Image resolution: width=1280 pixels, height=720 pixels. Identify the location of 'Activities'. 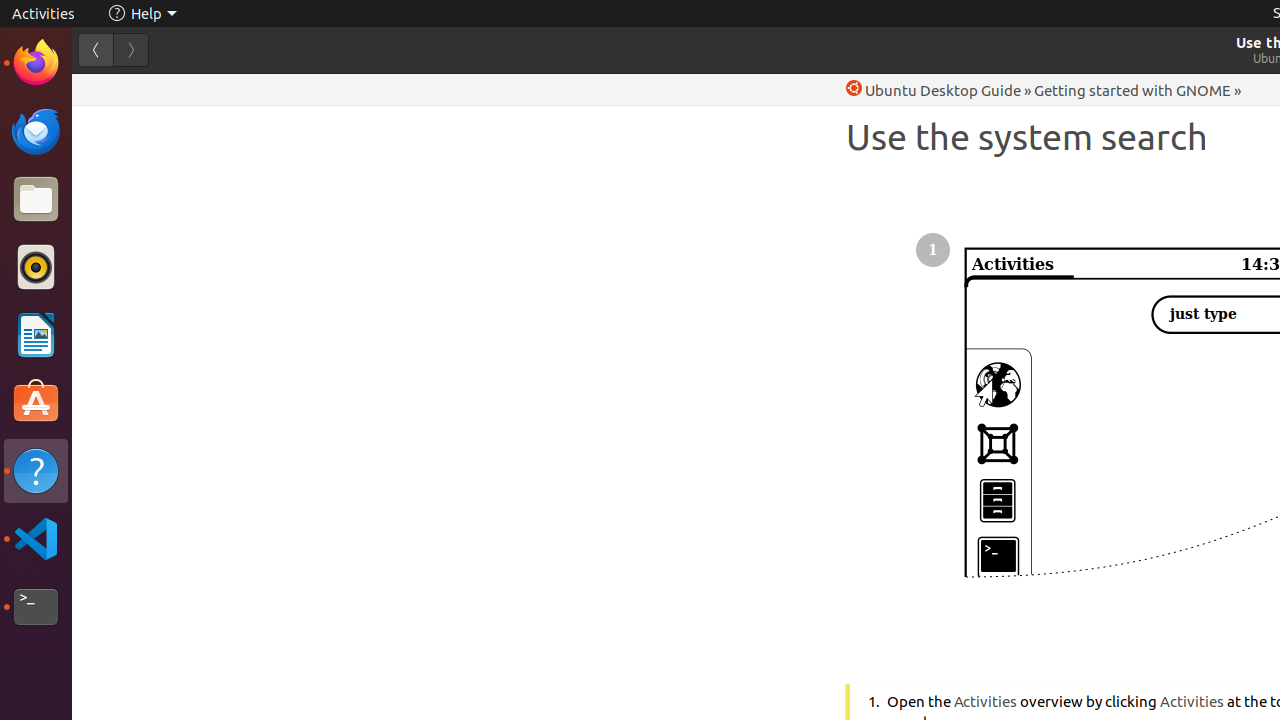
(43, 13).